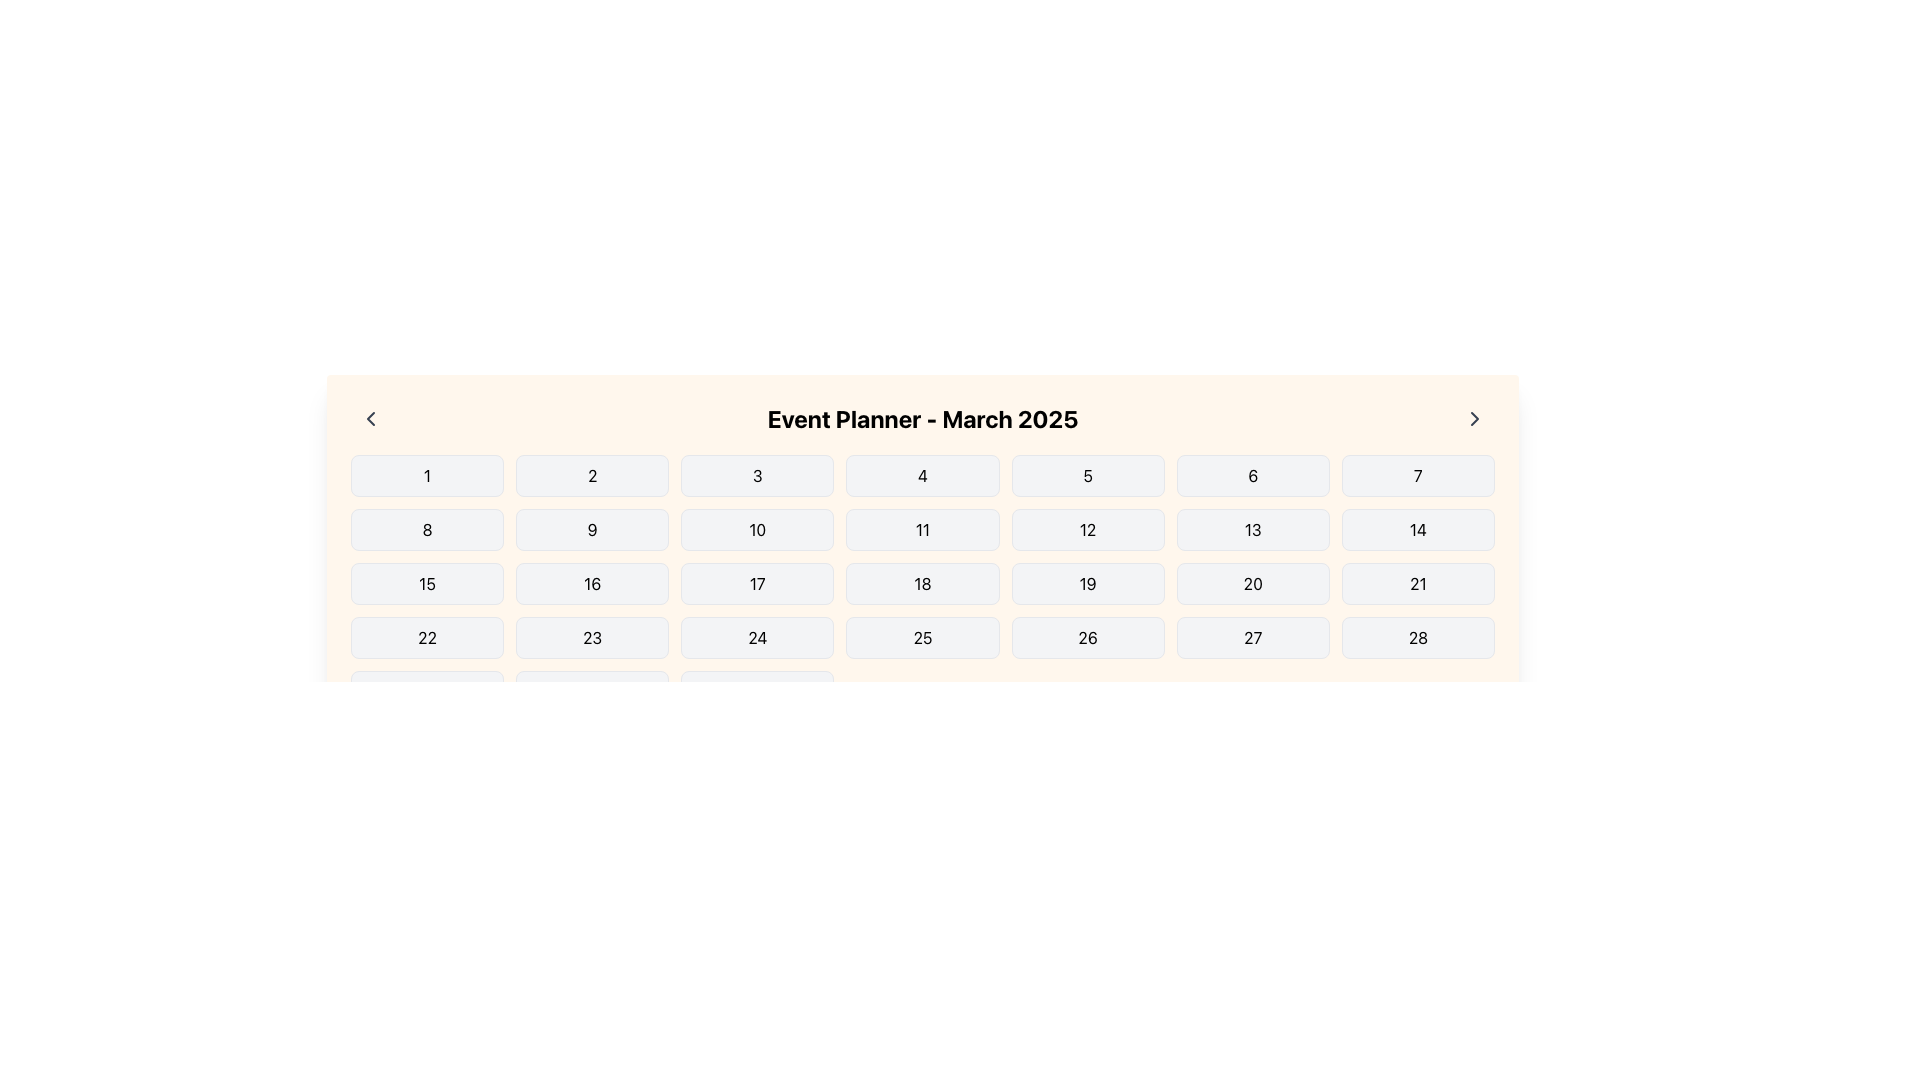  I want to click on the gray rectangular button with rounded corners displaying the number '20' in bold, dark text, so click(1252, 583).